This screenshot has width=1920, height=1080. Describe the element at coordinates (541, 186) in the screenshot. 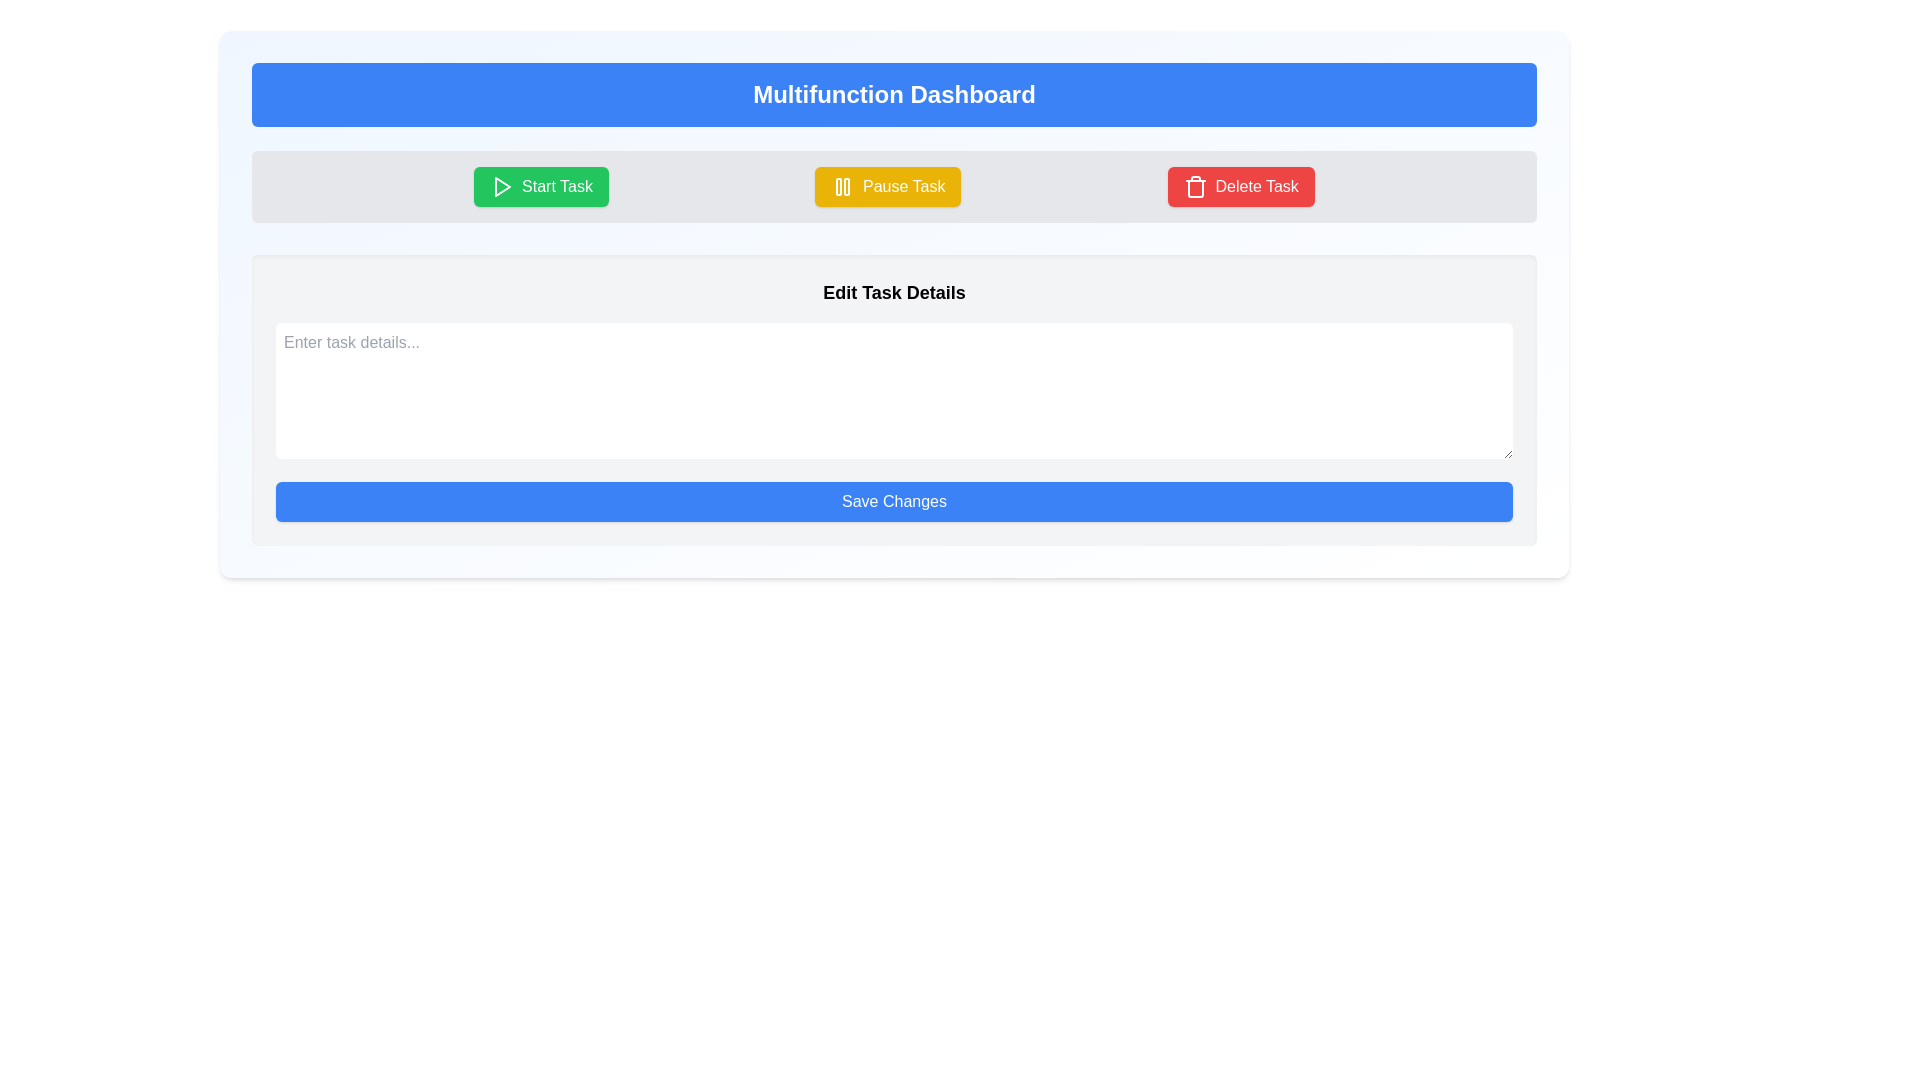

I see `the first button in the task management section` at that location.